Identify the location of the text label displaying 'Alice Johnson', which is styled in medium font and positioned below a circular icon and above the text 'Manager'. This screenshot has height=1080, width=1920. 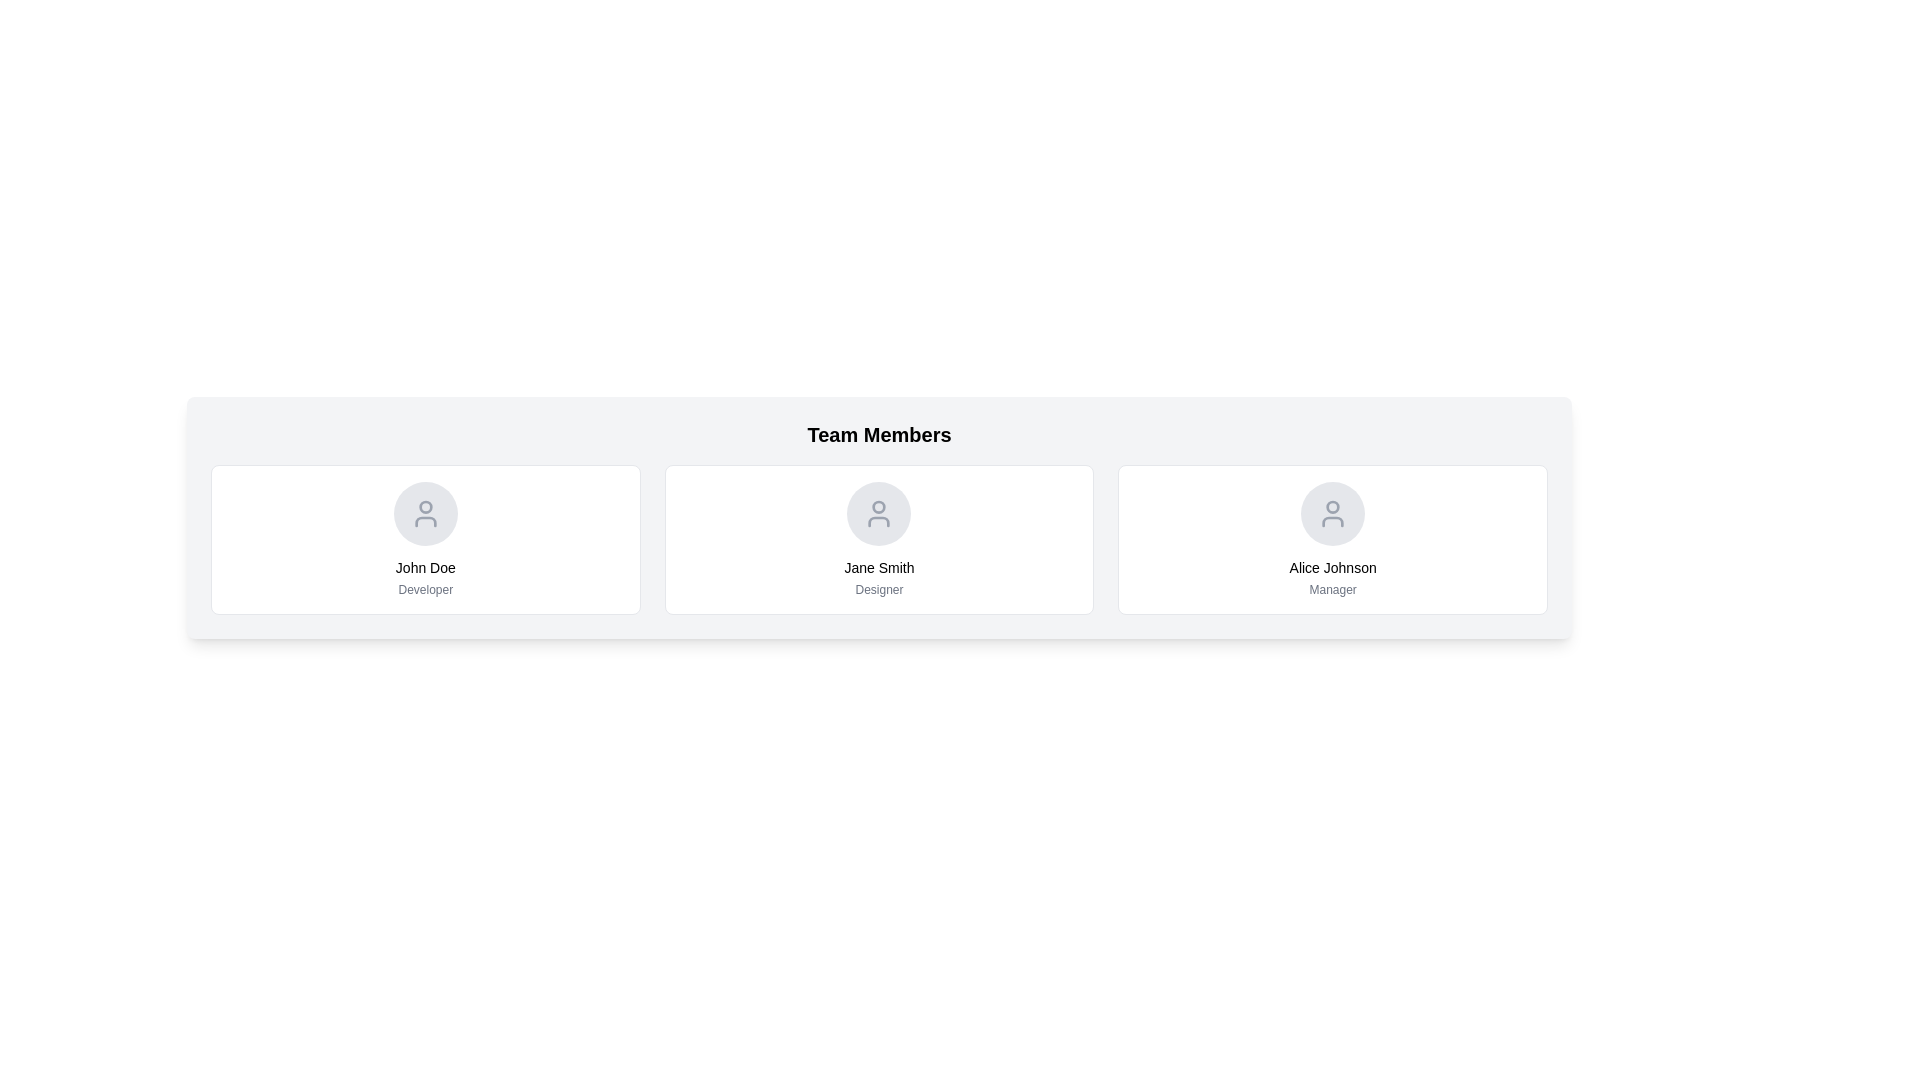
(1333, 567).